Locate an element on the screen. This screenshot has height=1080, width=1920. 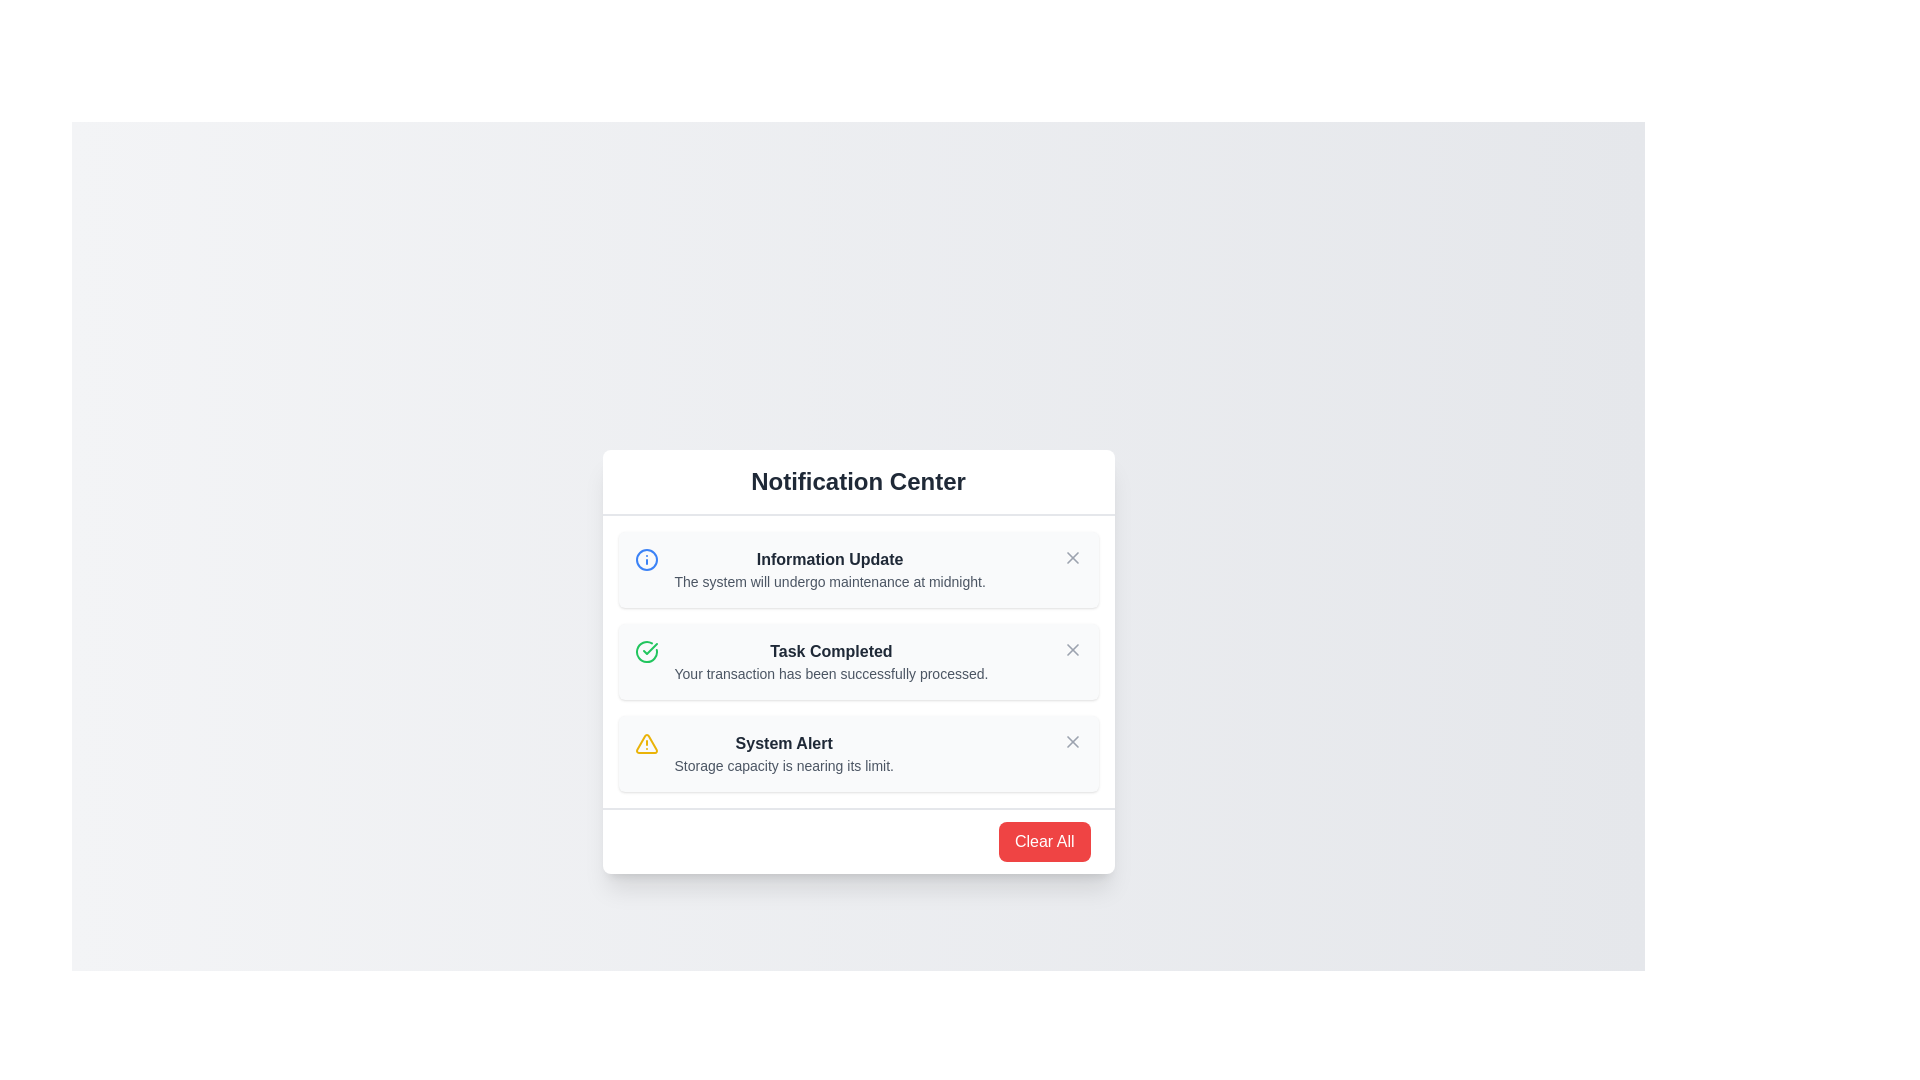
the close icon (X) on the right side of the 'Task Completed' notification is located at coordinates (1071, 650).